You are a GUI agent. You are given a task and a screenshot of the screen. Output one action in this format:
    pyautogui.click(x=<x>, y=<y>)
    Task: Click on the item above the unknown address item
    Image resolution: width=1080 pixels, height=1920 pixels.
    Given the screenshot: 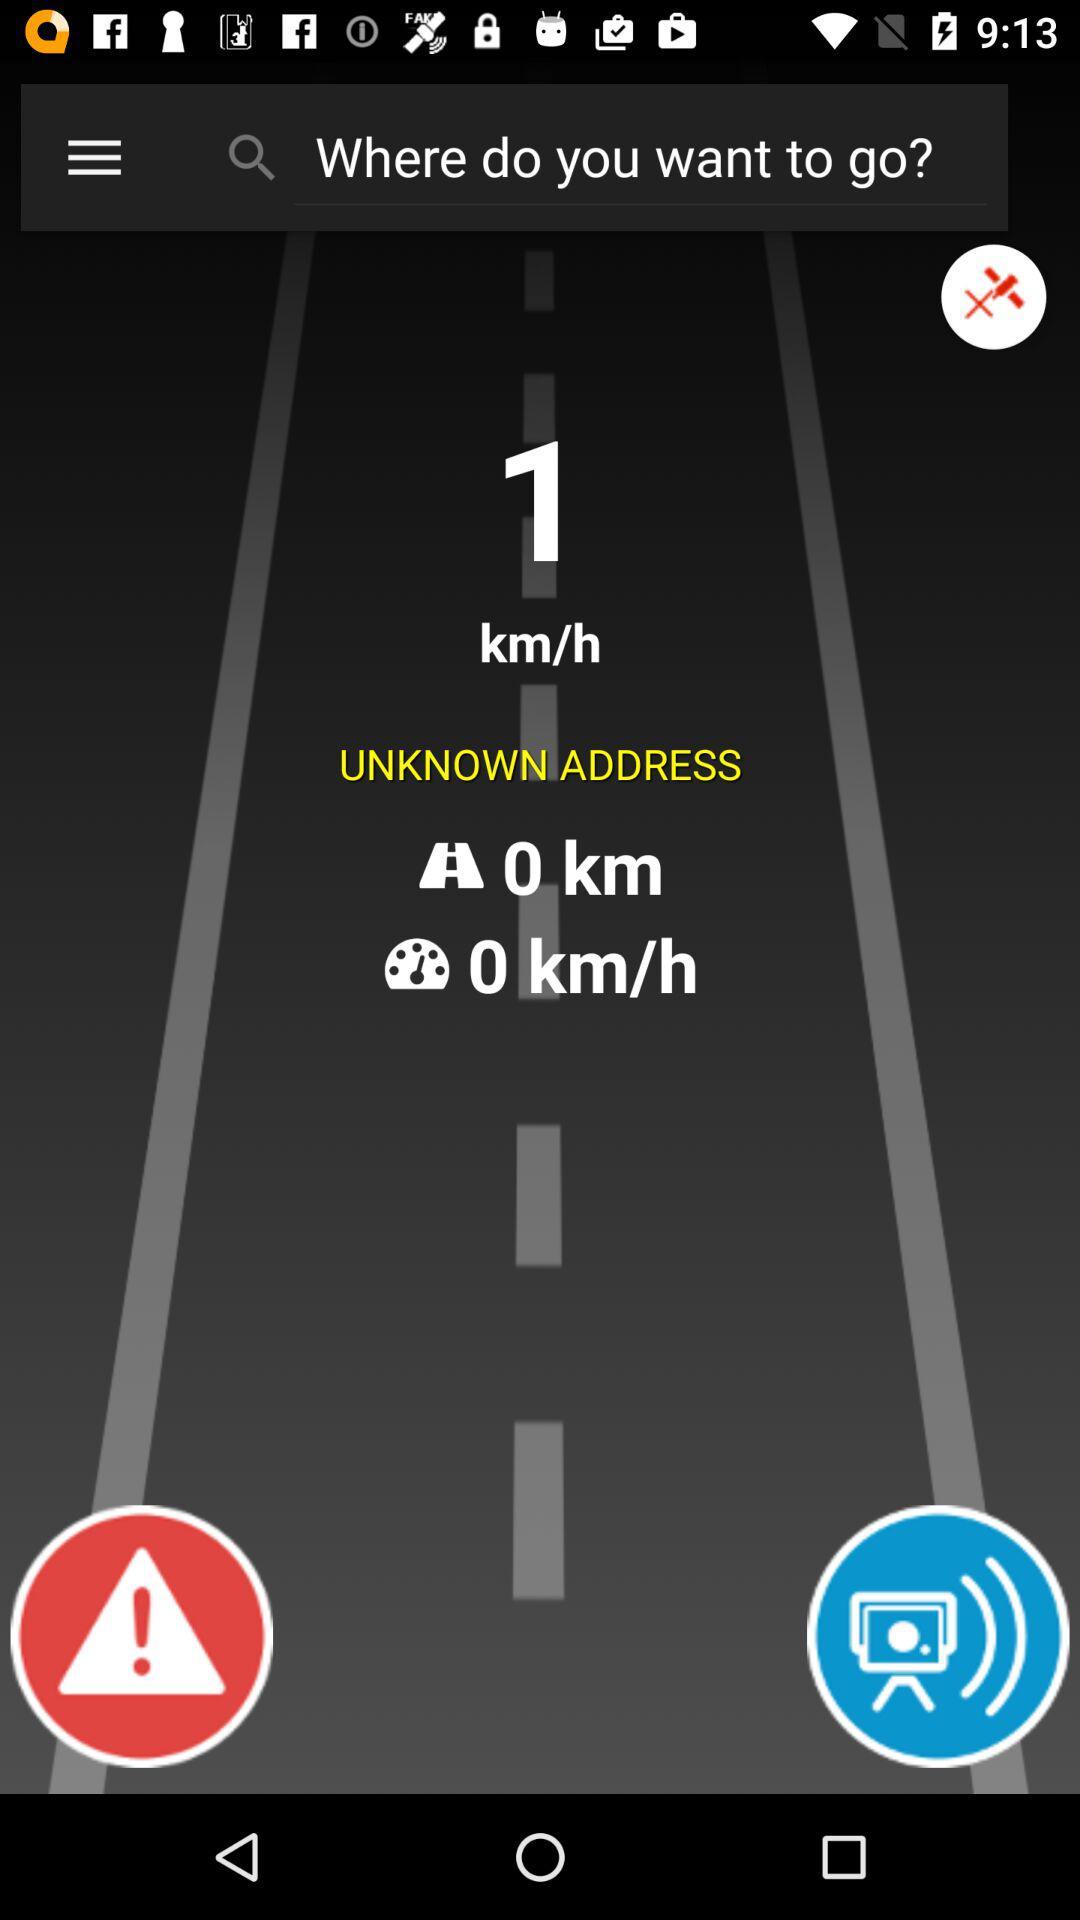 What is the action you would take?
    pyautogui.click(x=94, y=156)
    